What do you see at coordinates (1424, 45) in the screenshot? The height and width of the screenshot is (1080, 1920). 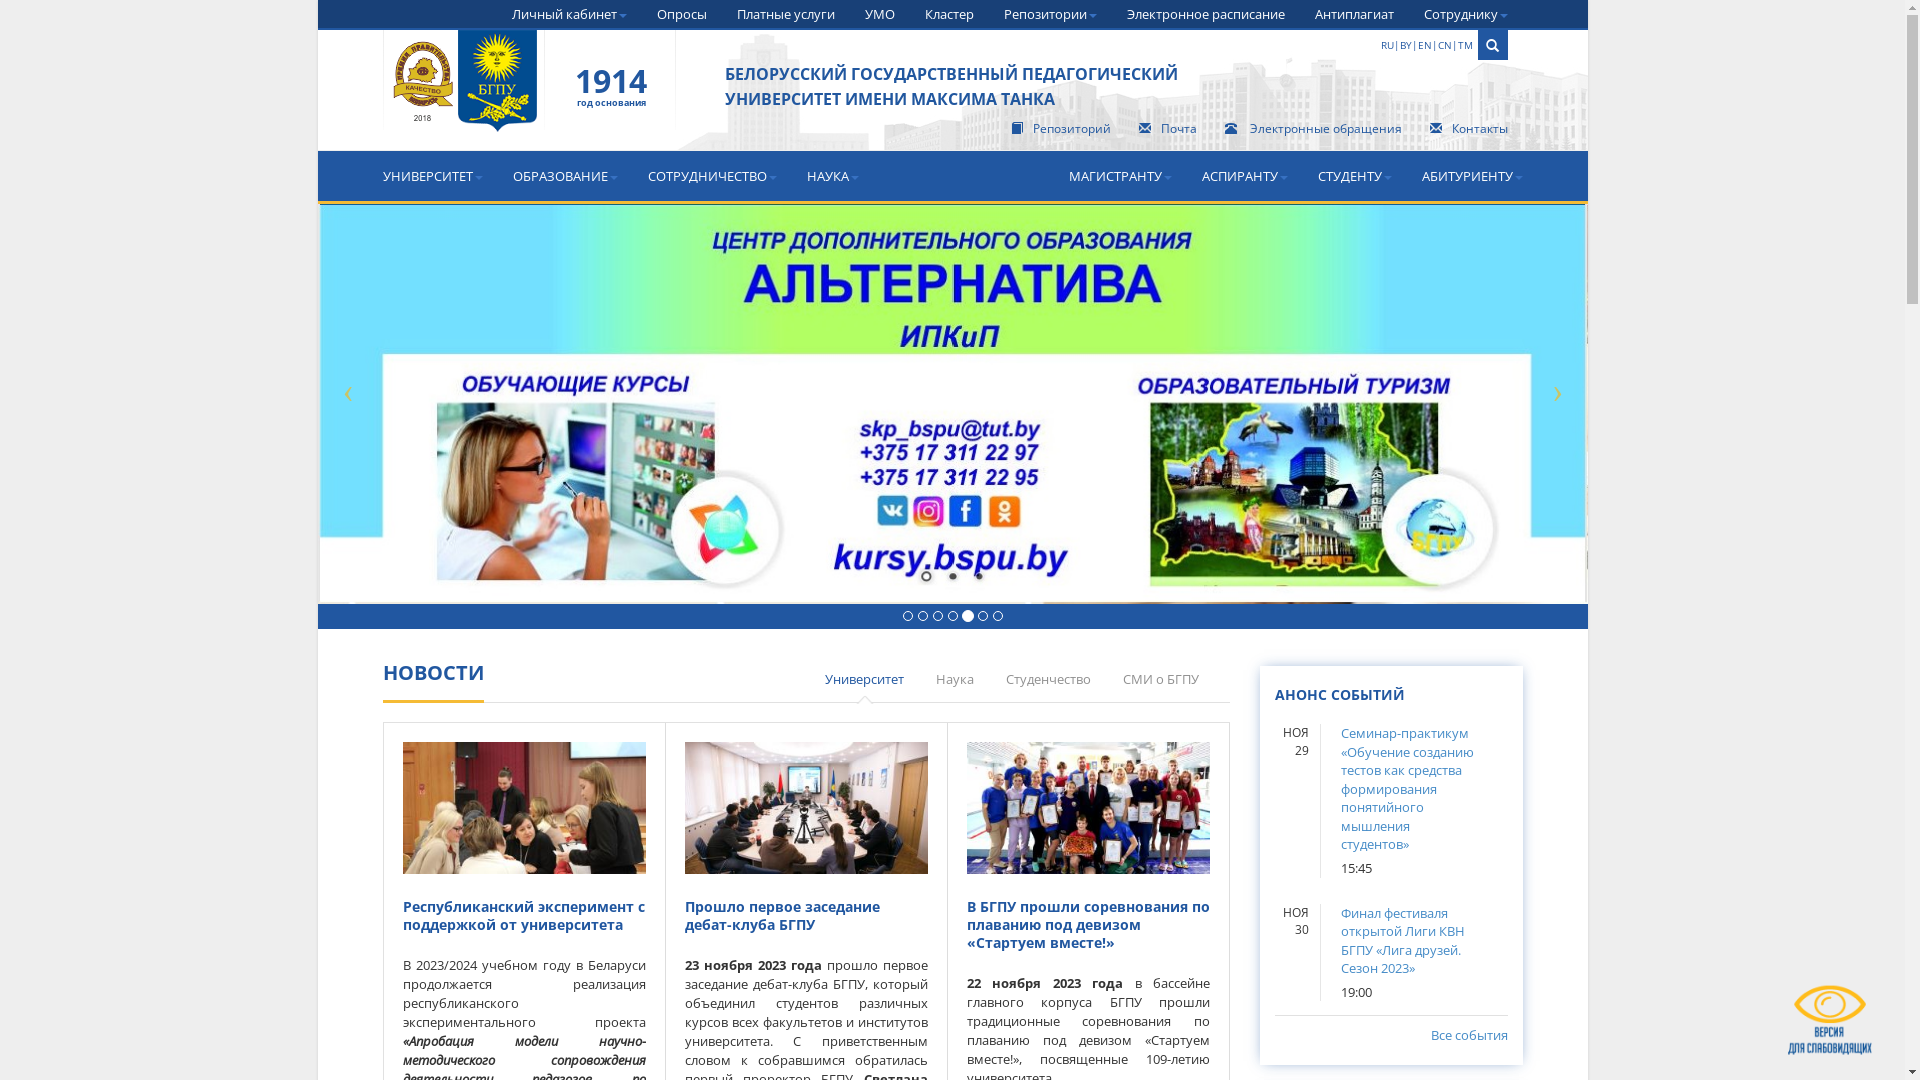 I see `'EN'` at bounding box center [1424, 45].